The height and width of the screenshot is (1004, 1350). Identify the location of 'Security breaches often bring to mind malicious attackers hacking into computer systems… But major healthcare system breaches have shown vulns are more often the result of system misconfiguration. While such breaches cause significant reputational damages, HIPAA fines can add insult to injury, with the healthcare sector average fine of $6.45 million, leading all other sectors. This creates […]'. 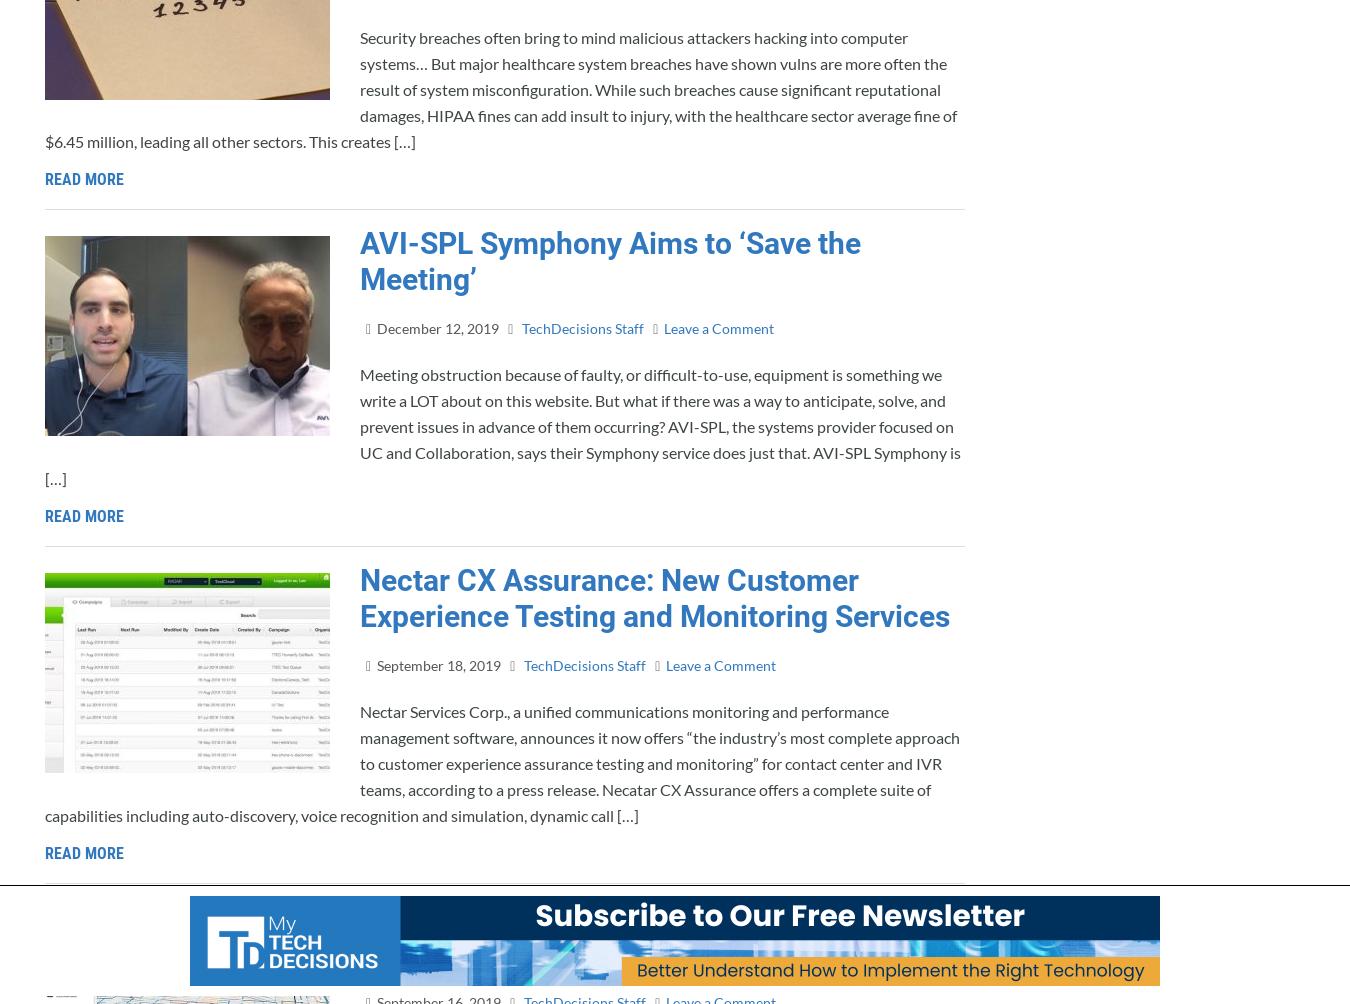
(499, 89).